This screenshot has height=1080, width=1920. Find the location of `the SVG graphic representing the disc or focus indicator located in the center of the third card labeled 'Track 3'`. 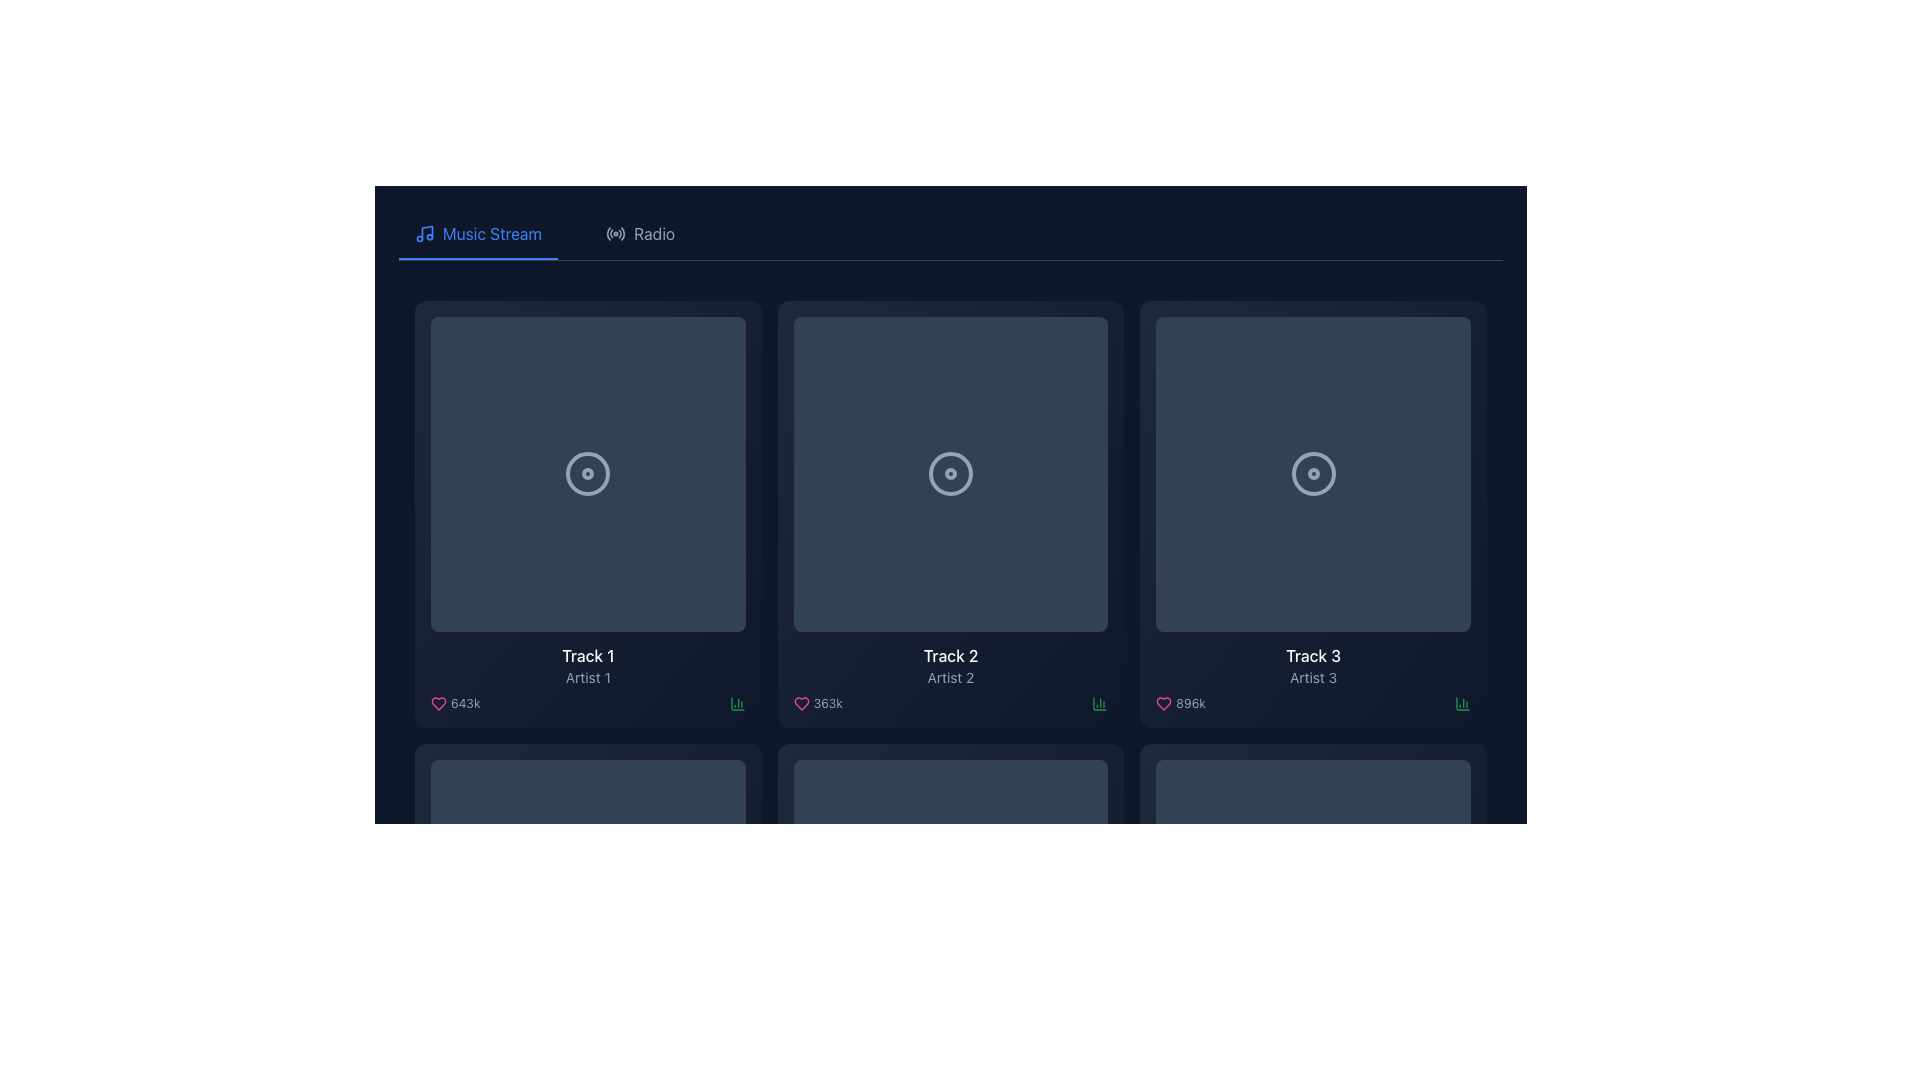

the SVG graphic representing the disc or focus indicator located in the center of the third card labeled 'Track 3' is located at coordinates (1313, 474).